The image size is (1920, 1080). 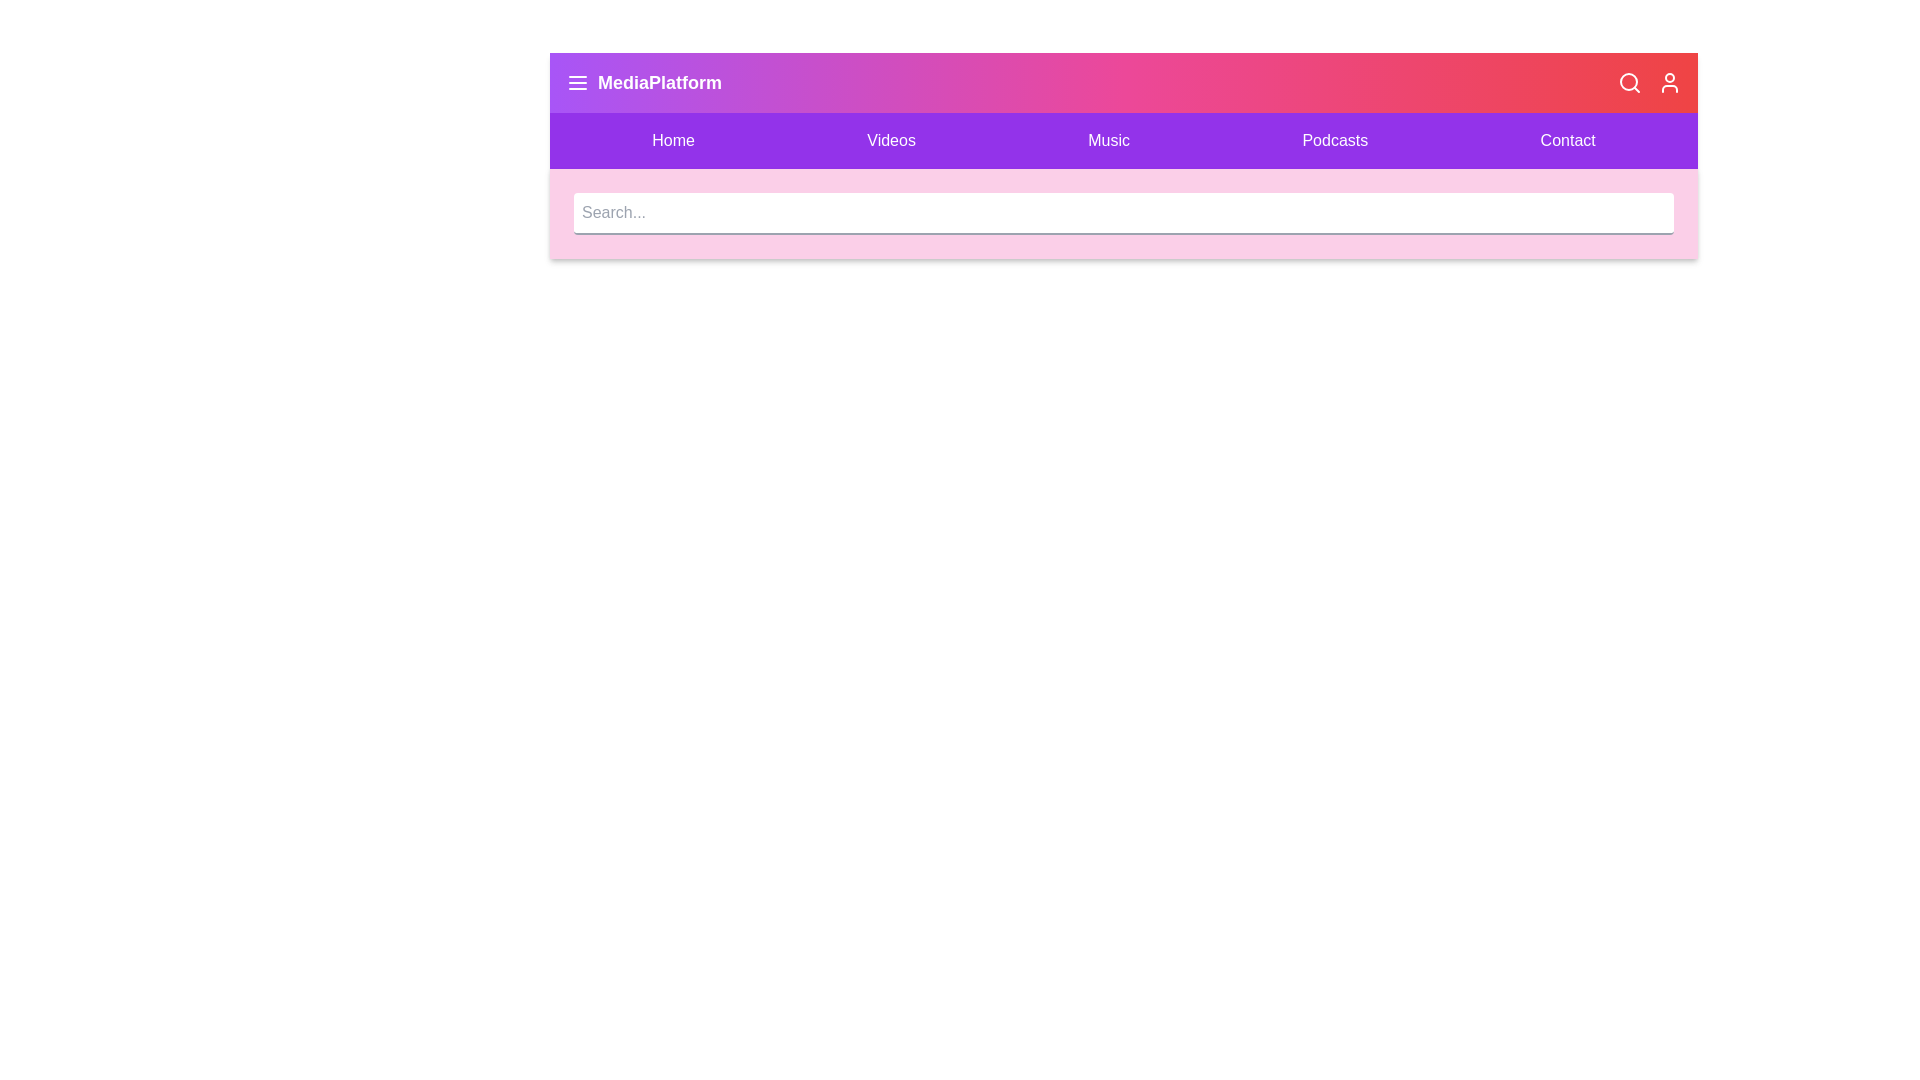 I want to click on the user icon to access user-related actions, so click(x=1670, y=82).